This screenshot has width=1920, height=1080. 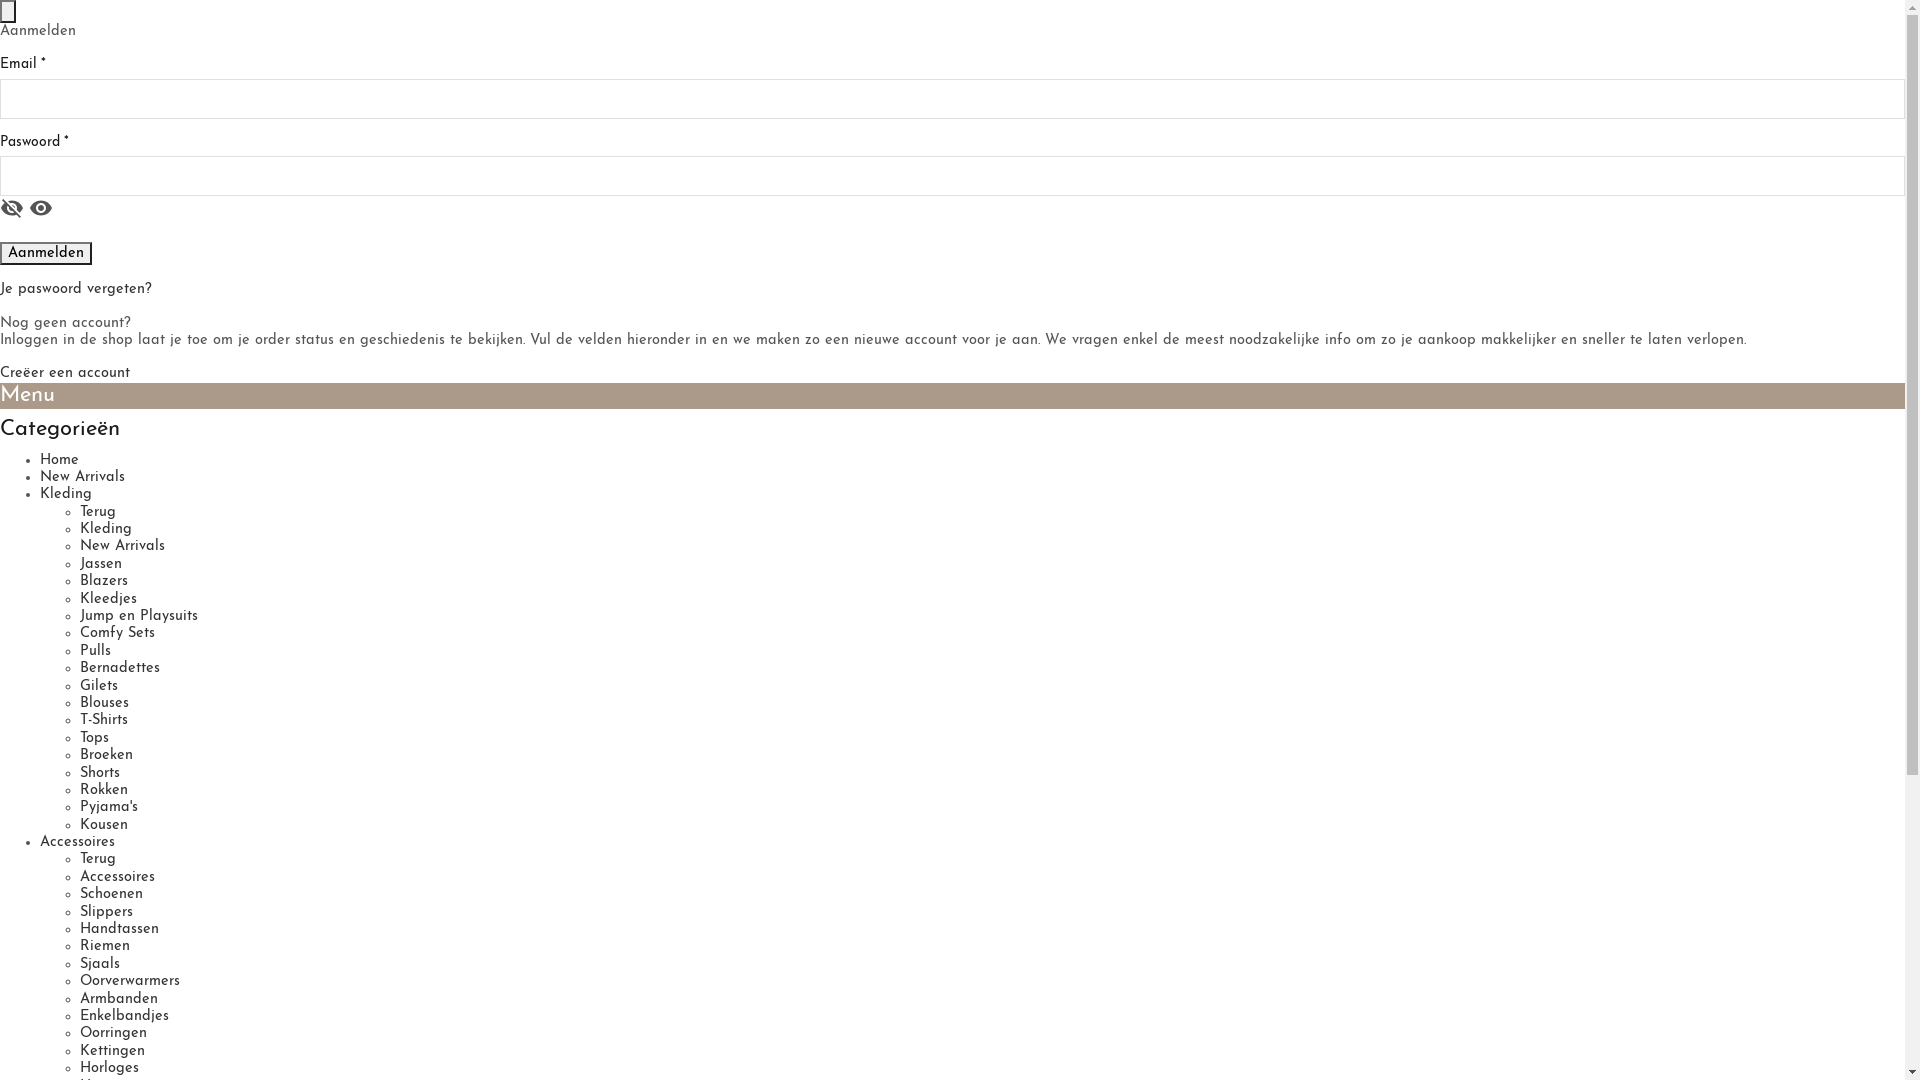 I want to click on 'New Arrivals', so click(x=80, y=546).